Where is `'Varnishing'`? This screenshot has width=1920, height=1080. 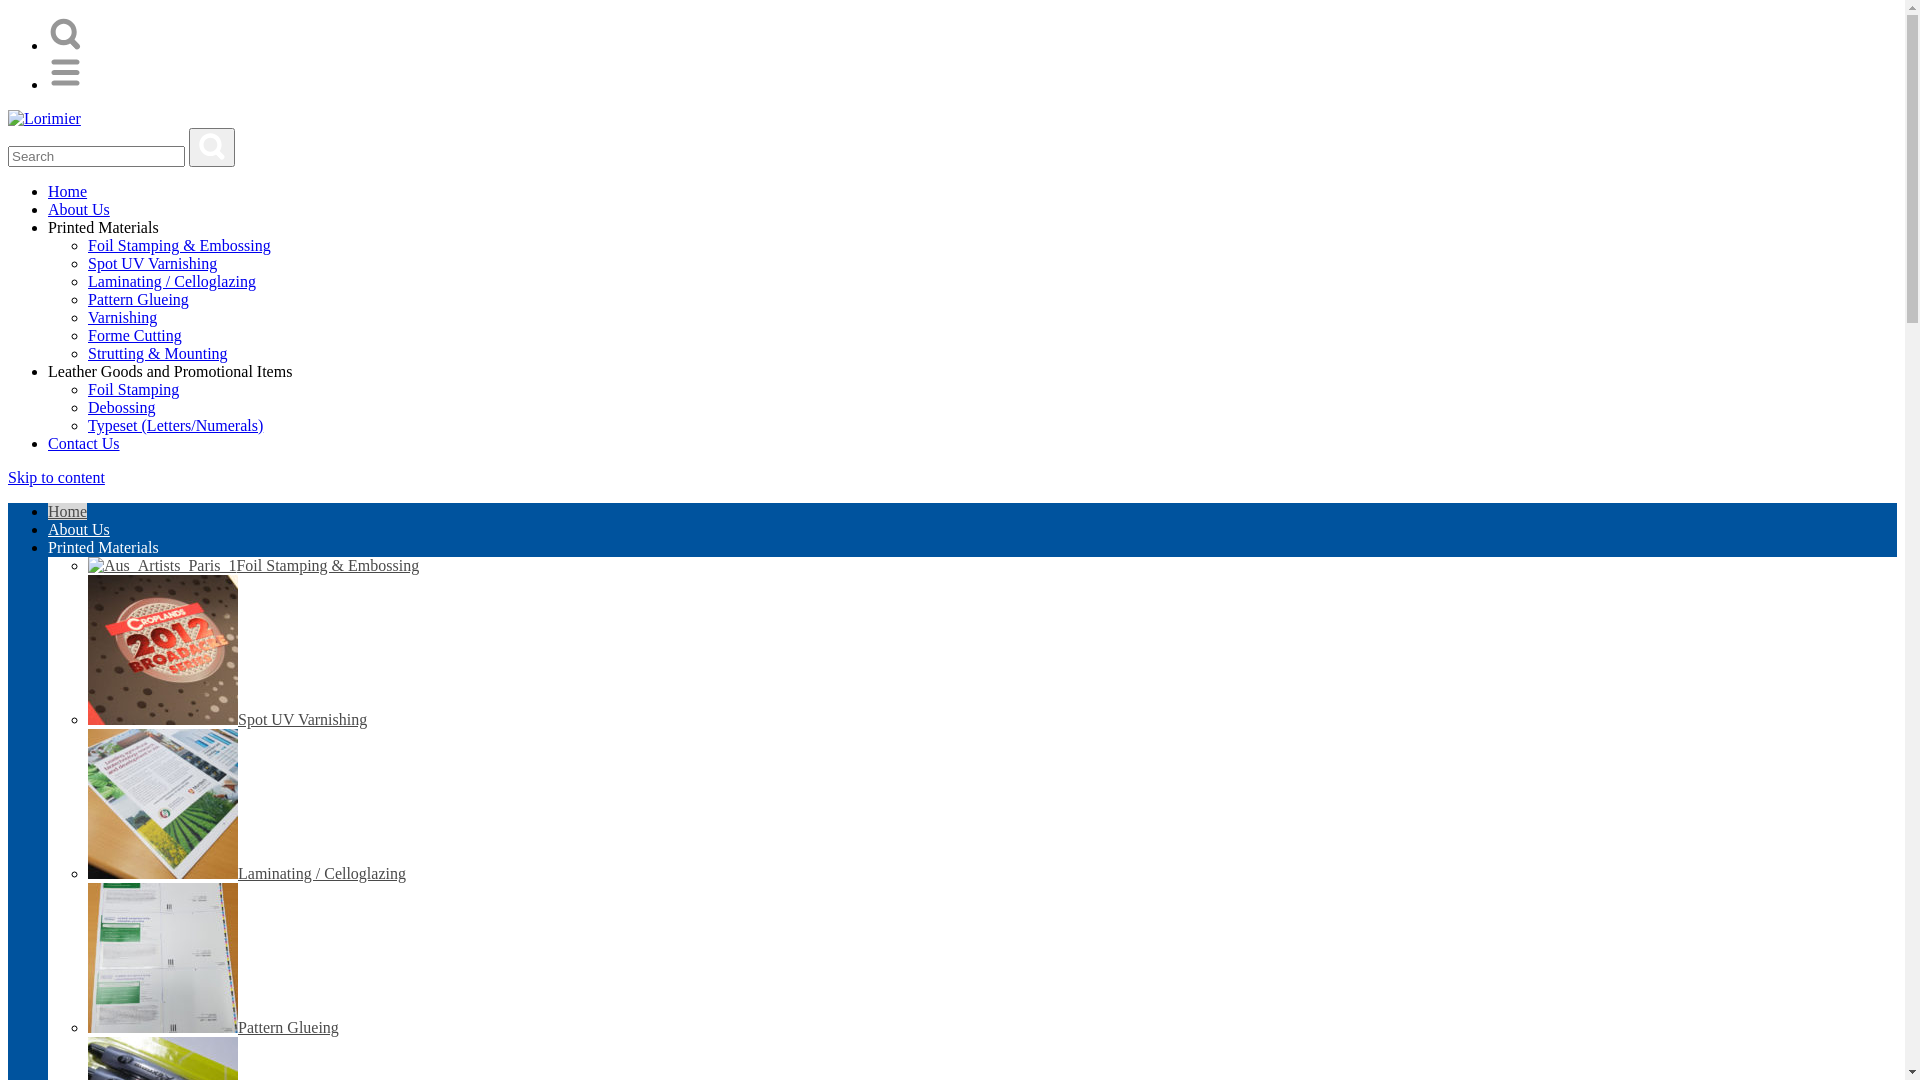
'Varnishing' is located at coordinates (121, 316).